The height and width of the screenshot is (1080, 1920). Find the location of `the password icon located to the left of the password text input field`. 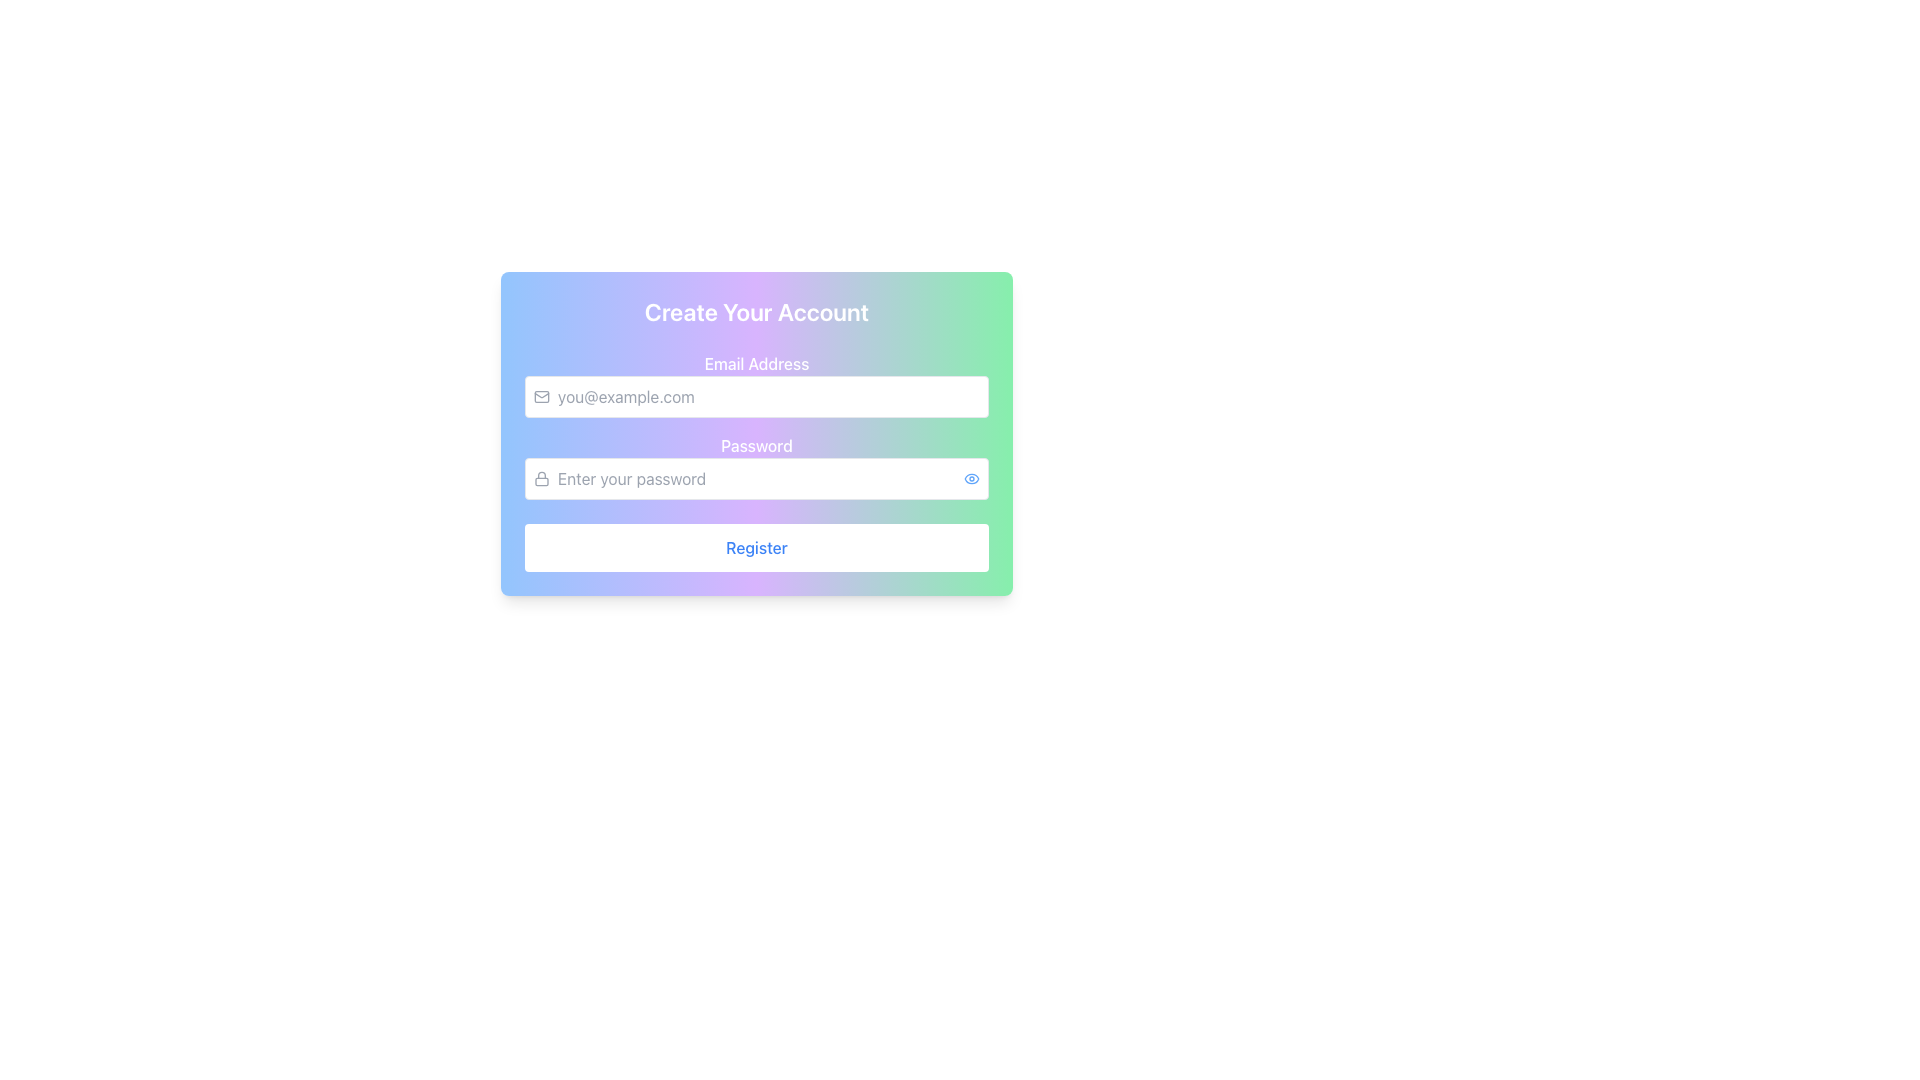

the password icon located to the left of the password text input field is located at coordinates (542, 478).